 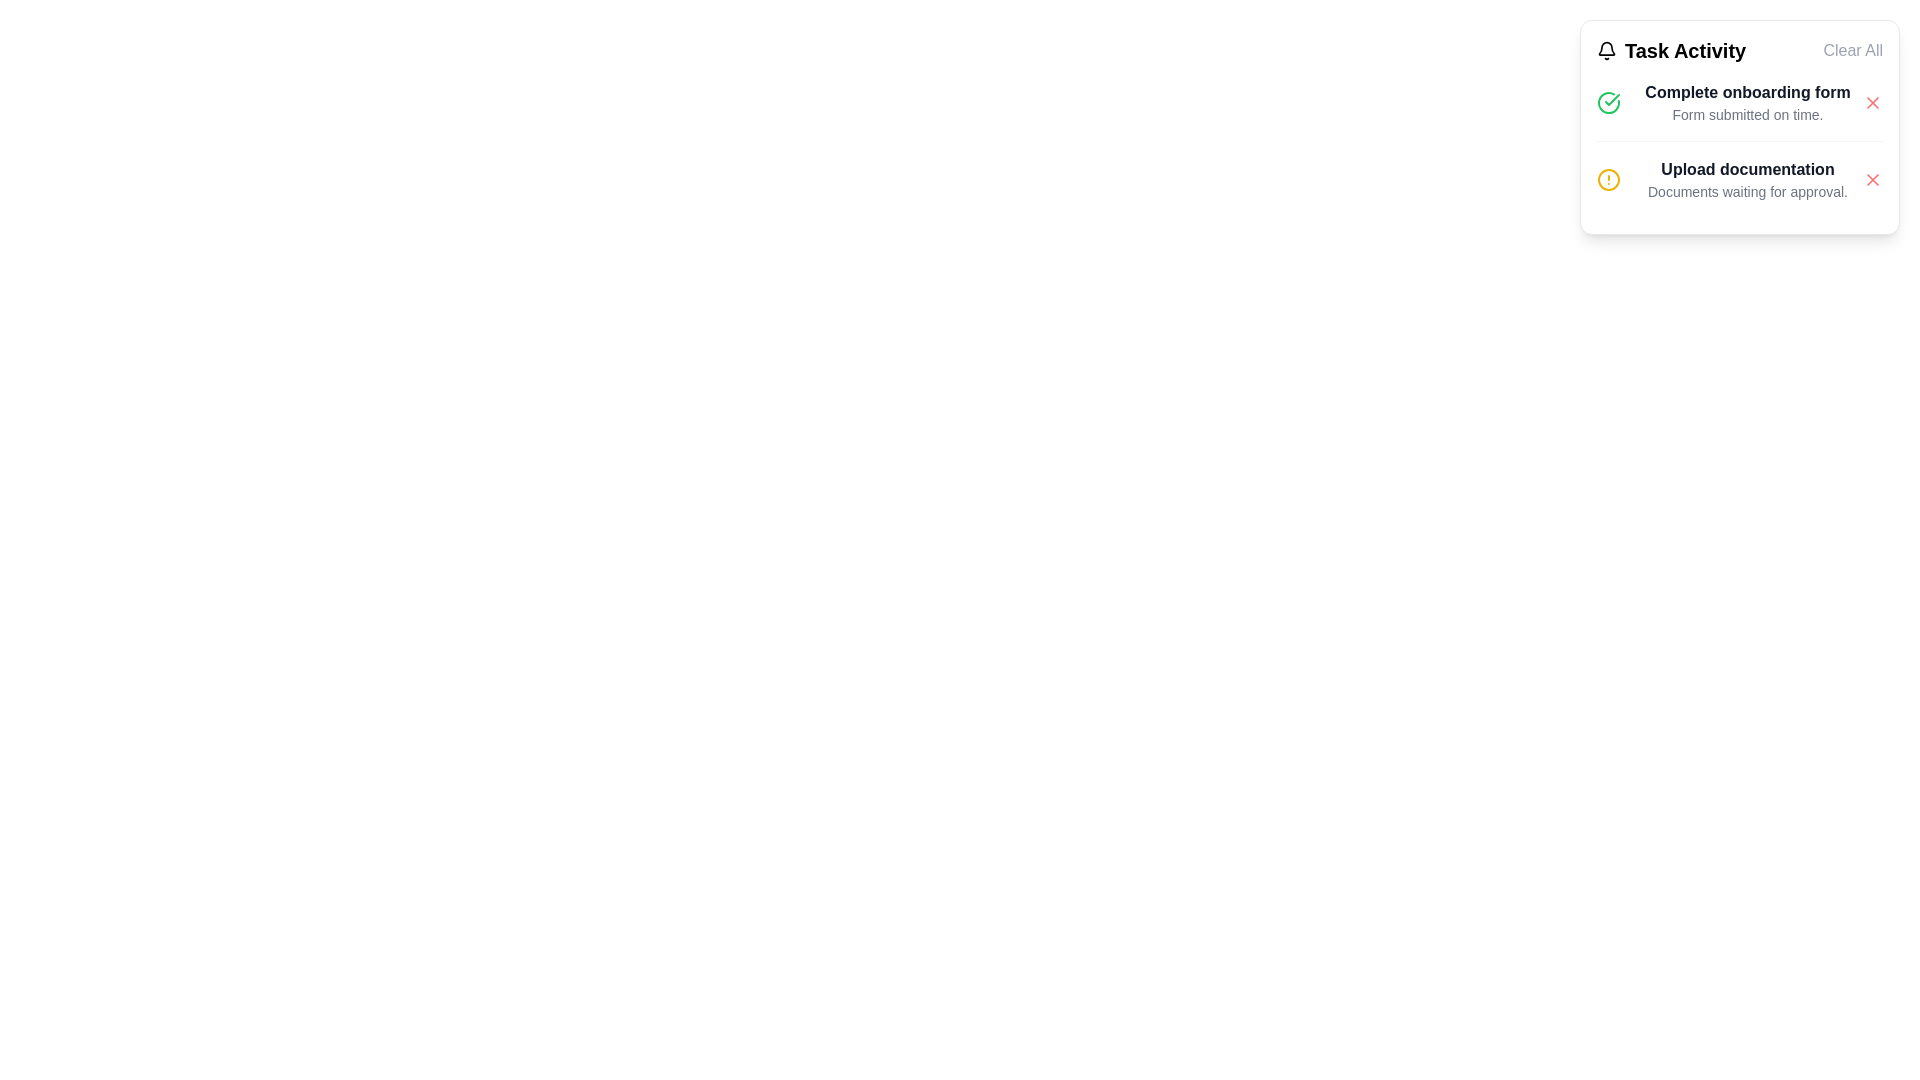 What do you see at coordinates (1738, 103) in the screenshot?
I see `the first task entry in the 'Task Activity' notification panel` at bounding box center [1738, 103].